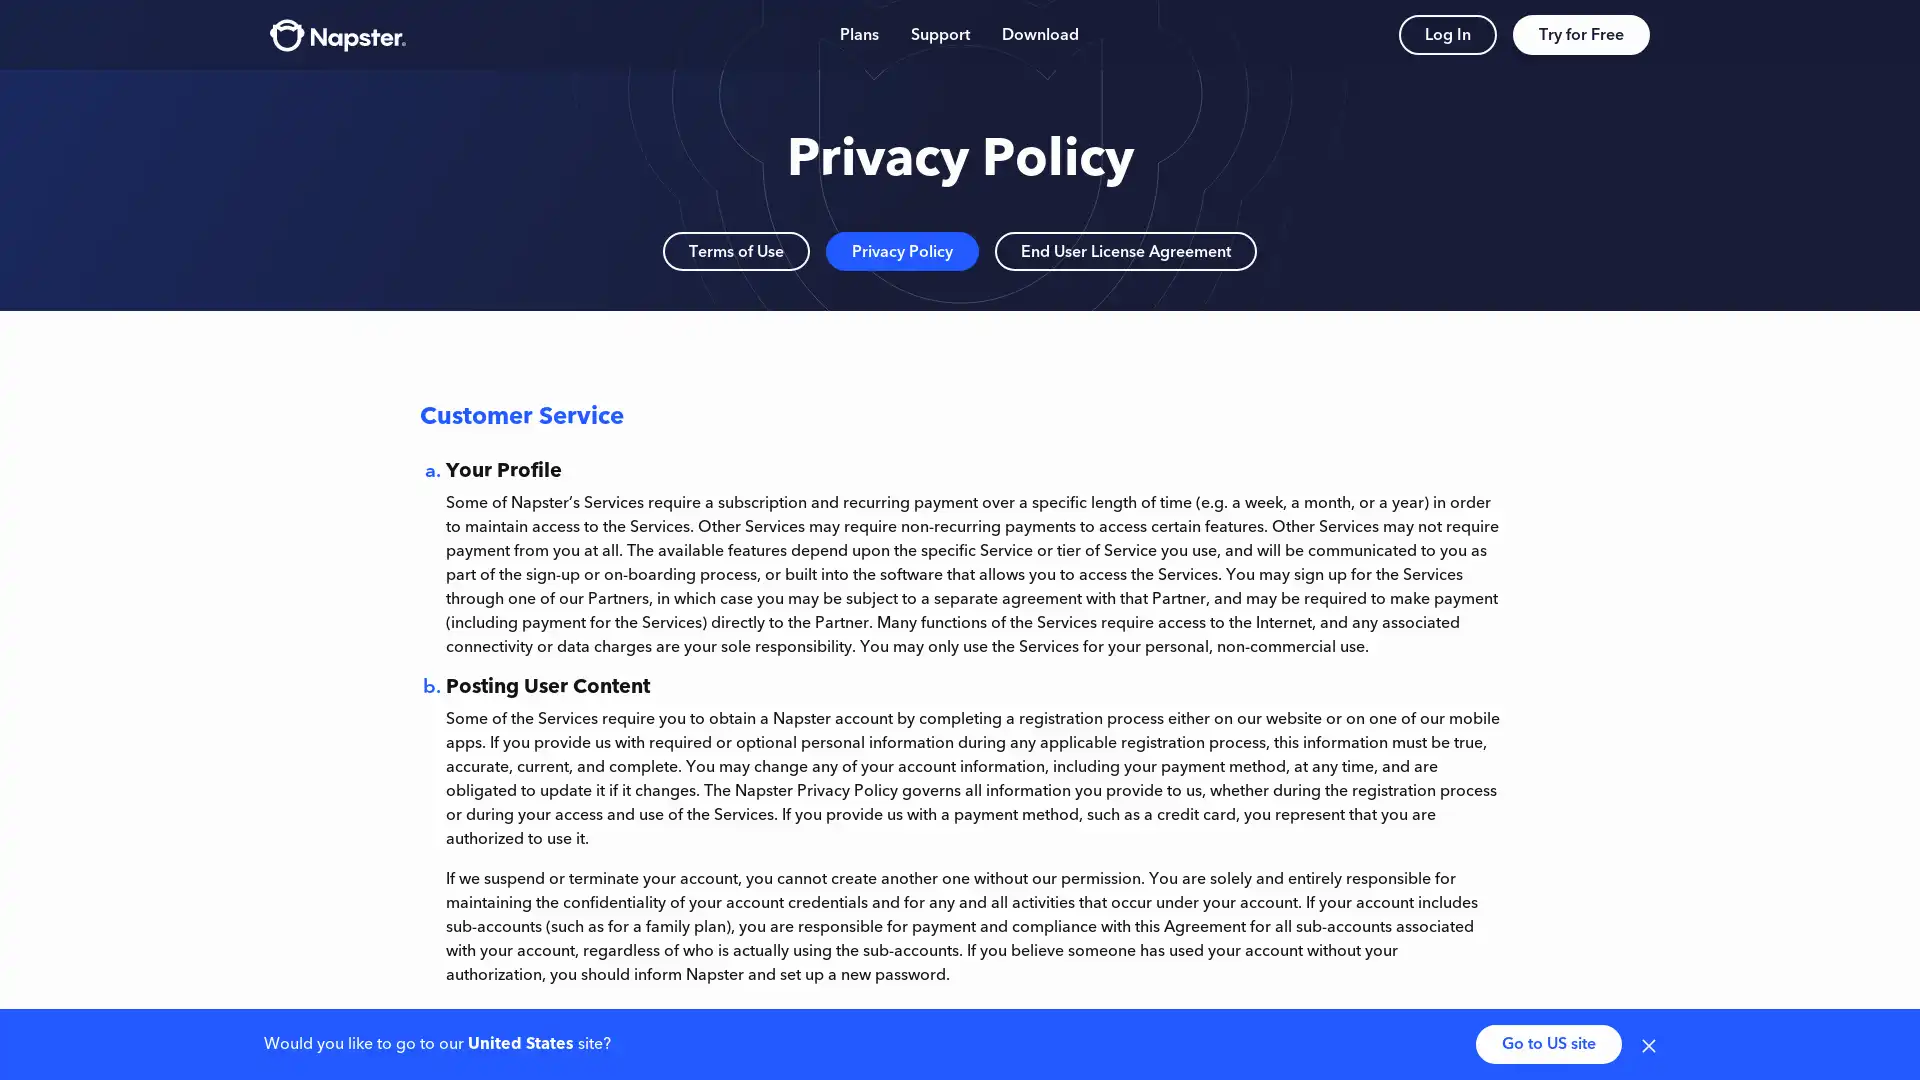  Describe the element at coordinates (1649, 1043) in the screenshot. I see `close region picker` at that location.